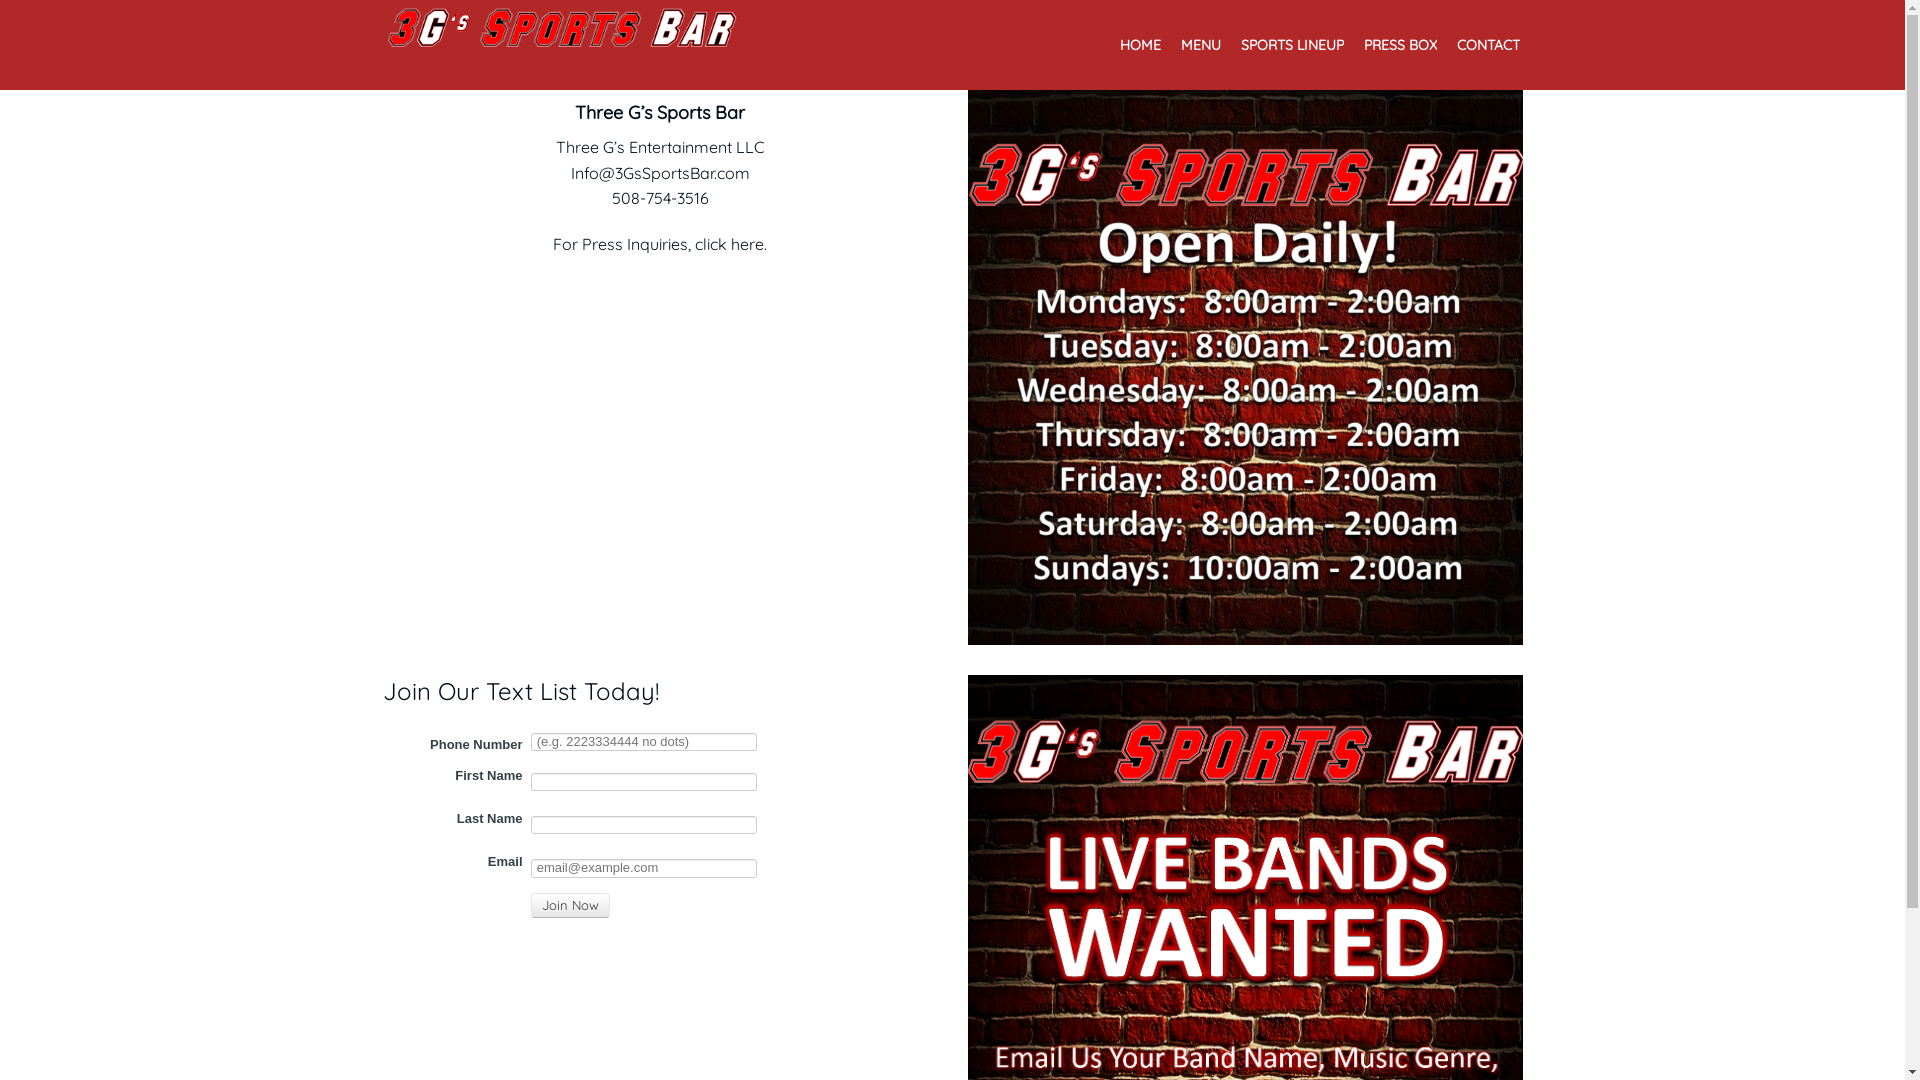  Describe the element at coordinates (568, 906) in the screenshot. I see `'Join Now'` at that location.